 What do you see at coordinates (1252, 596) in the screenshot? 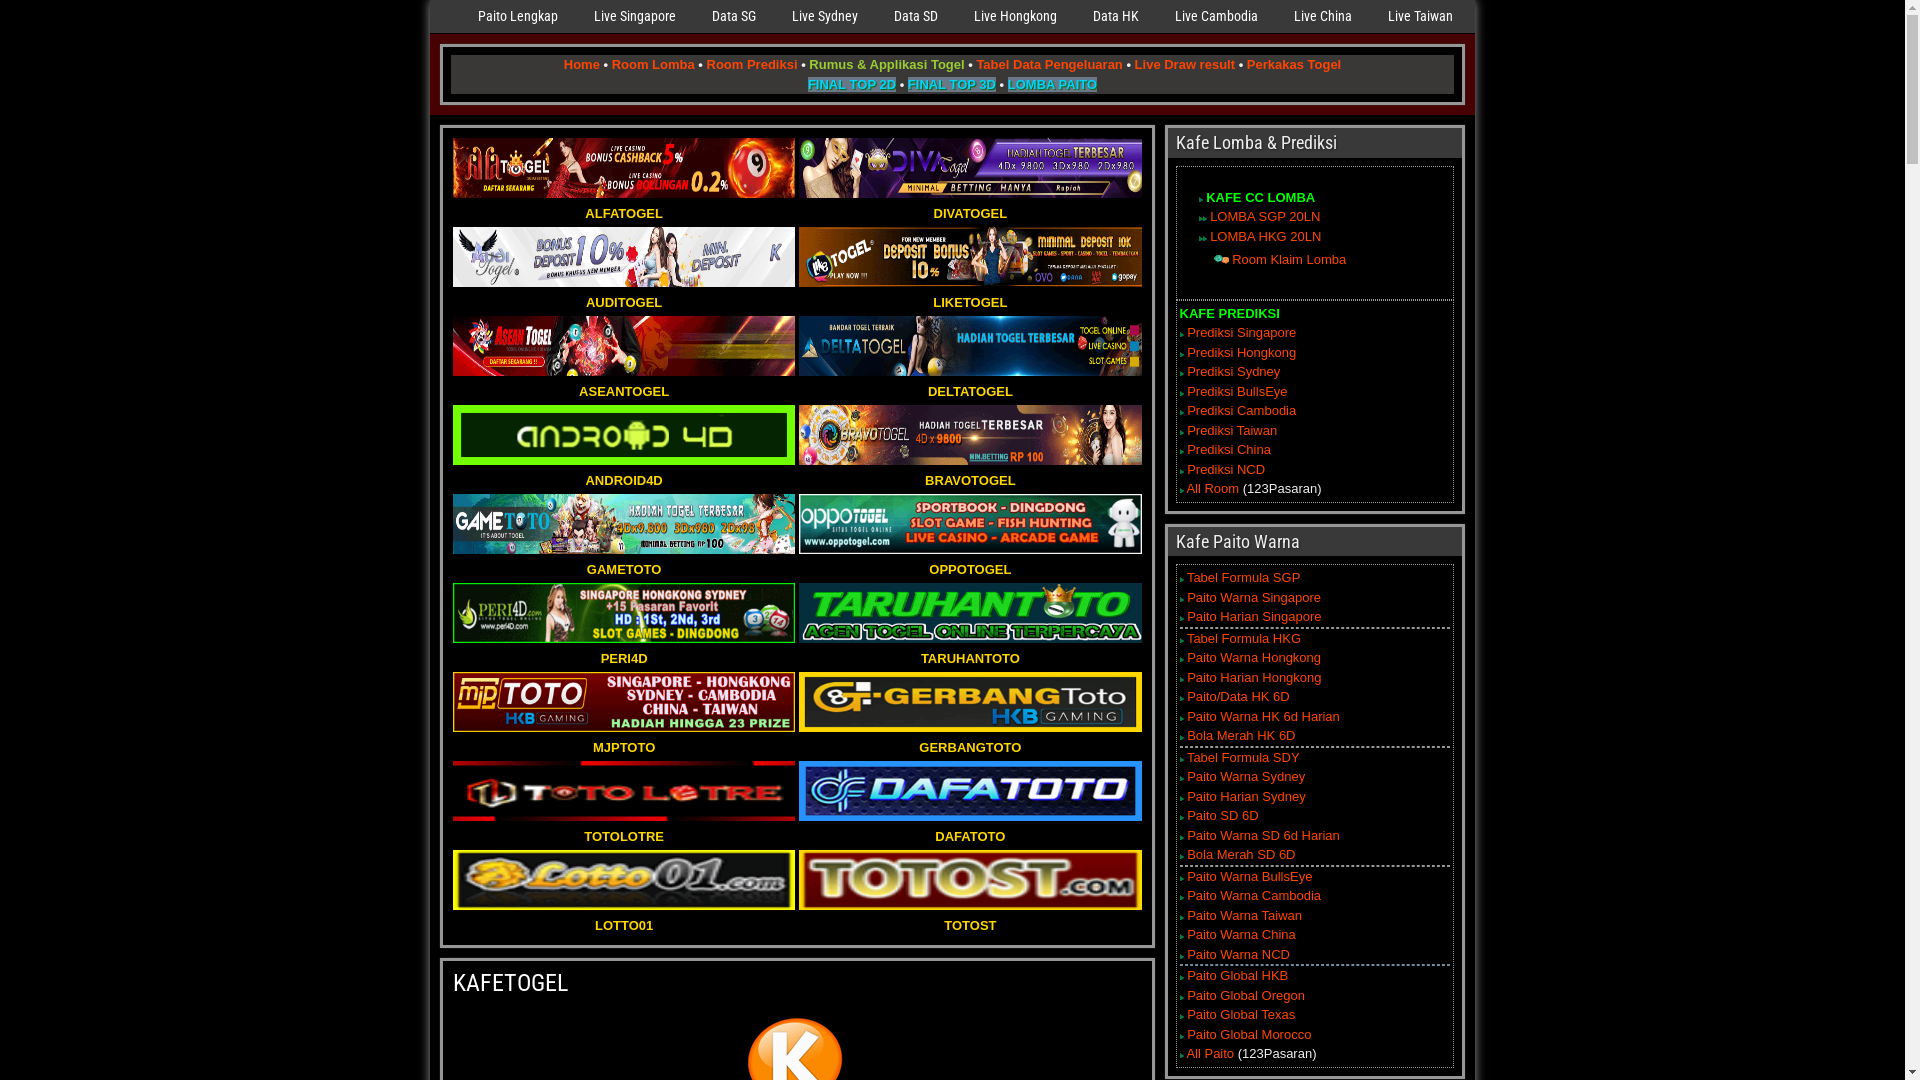
I see `'Paito Warna Singapore'` at bounding box center [1252, 596].